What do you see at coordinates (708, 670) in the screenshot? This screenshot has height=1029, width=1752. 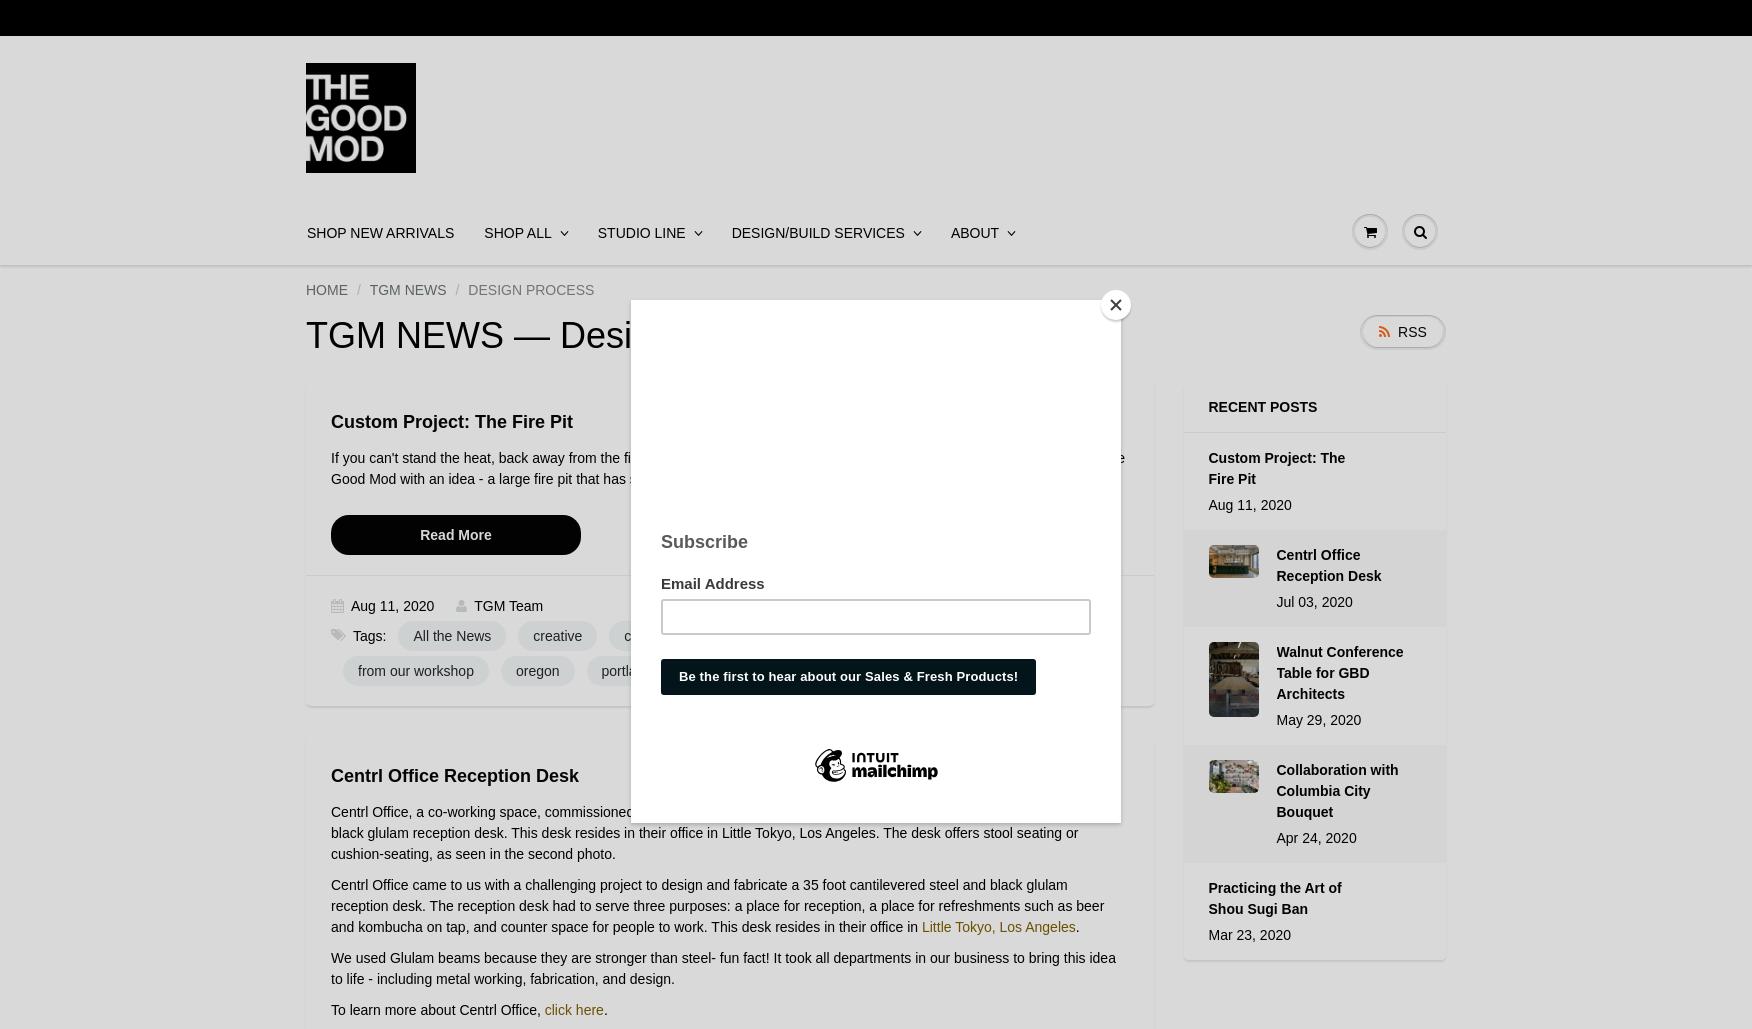 I see `'TGM'` at bounding box center [708, 670].